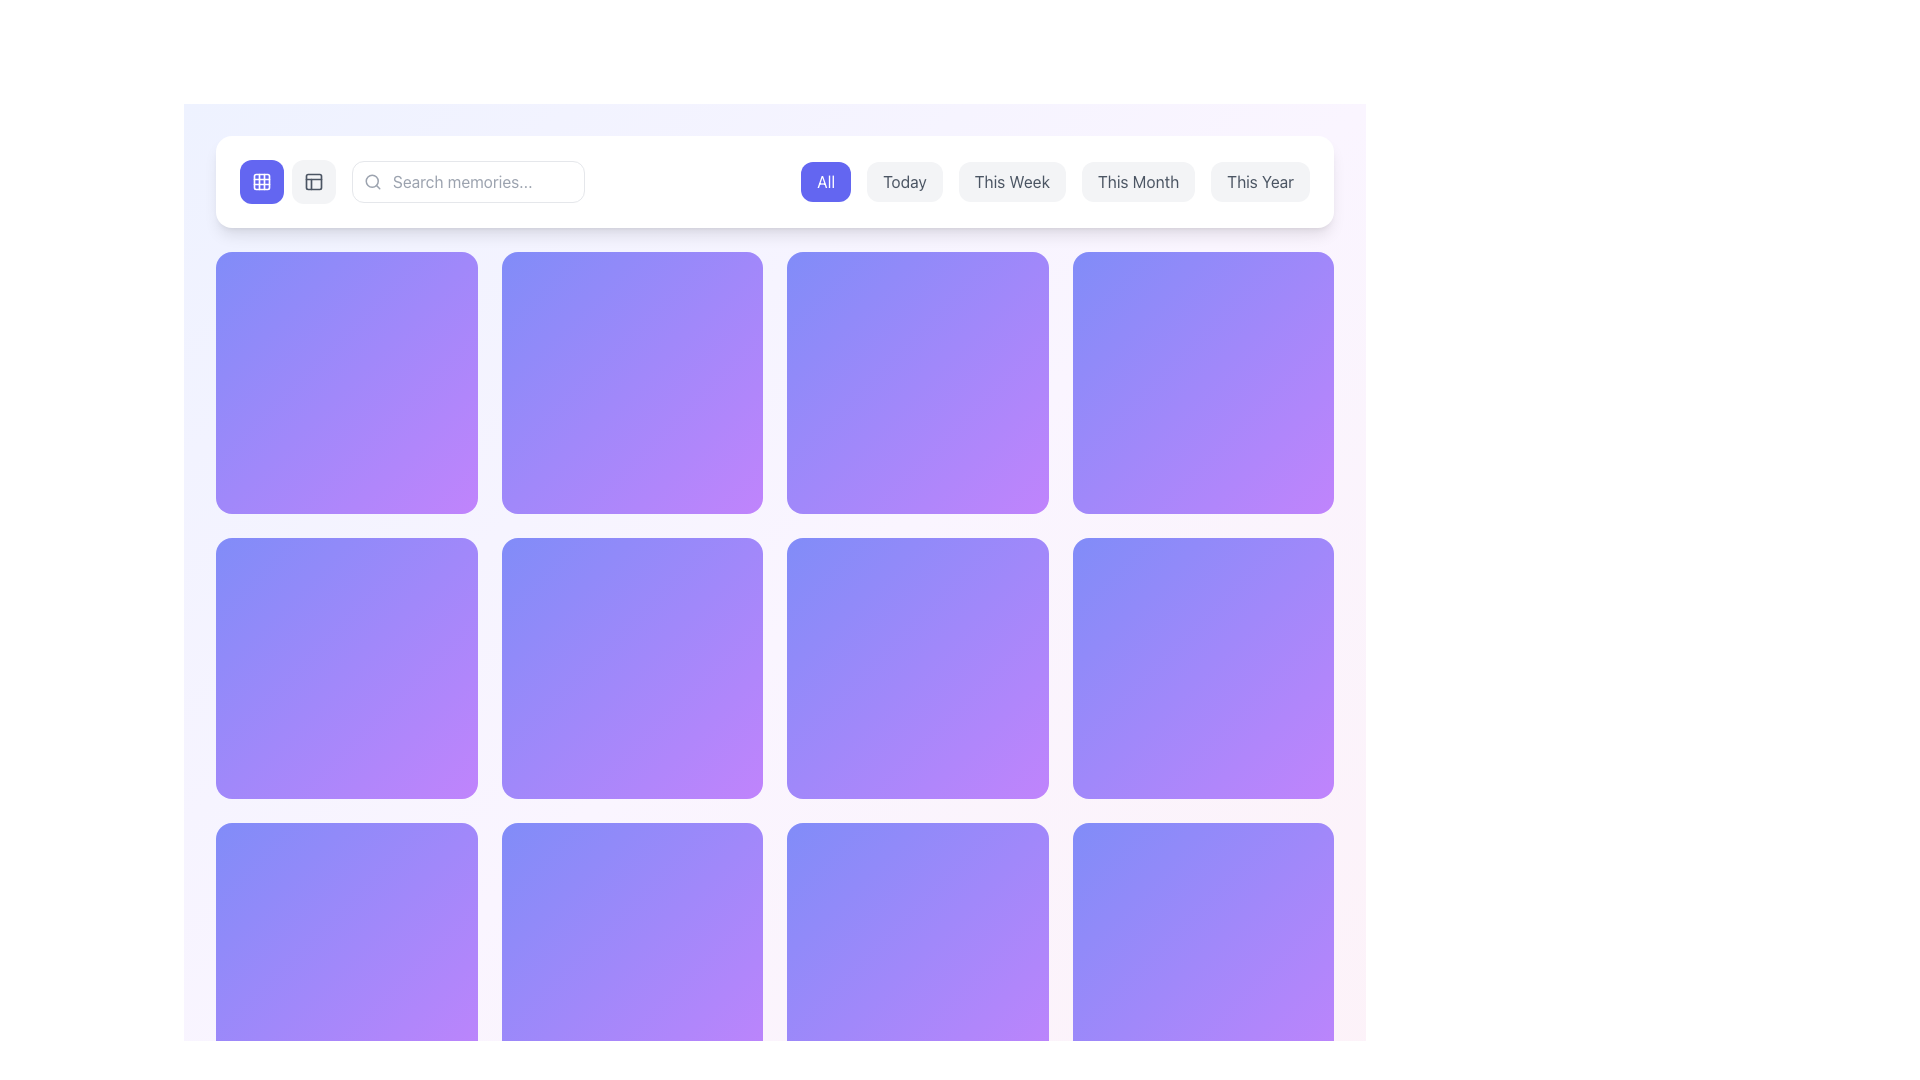 This screenshot has height=1080, width=1920. What do you see at coordinates (312, 181) in the screenshot?
I see `the light gray square button with rounded corners and a grid icon located in the header section, adjacent to the blue button` at bounding box center [312, 181].